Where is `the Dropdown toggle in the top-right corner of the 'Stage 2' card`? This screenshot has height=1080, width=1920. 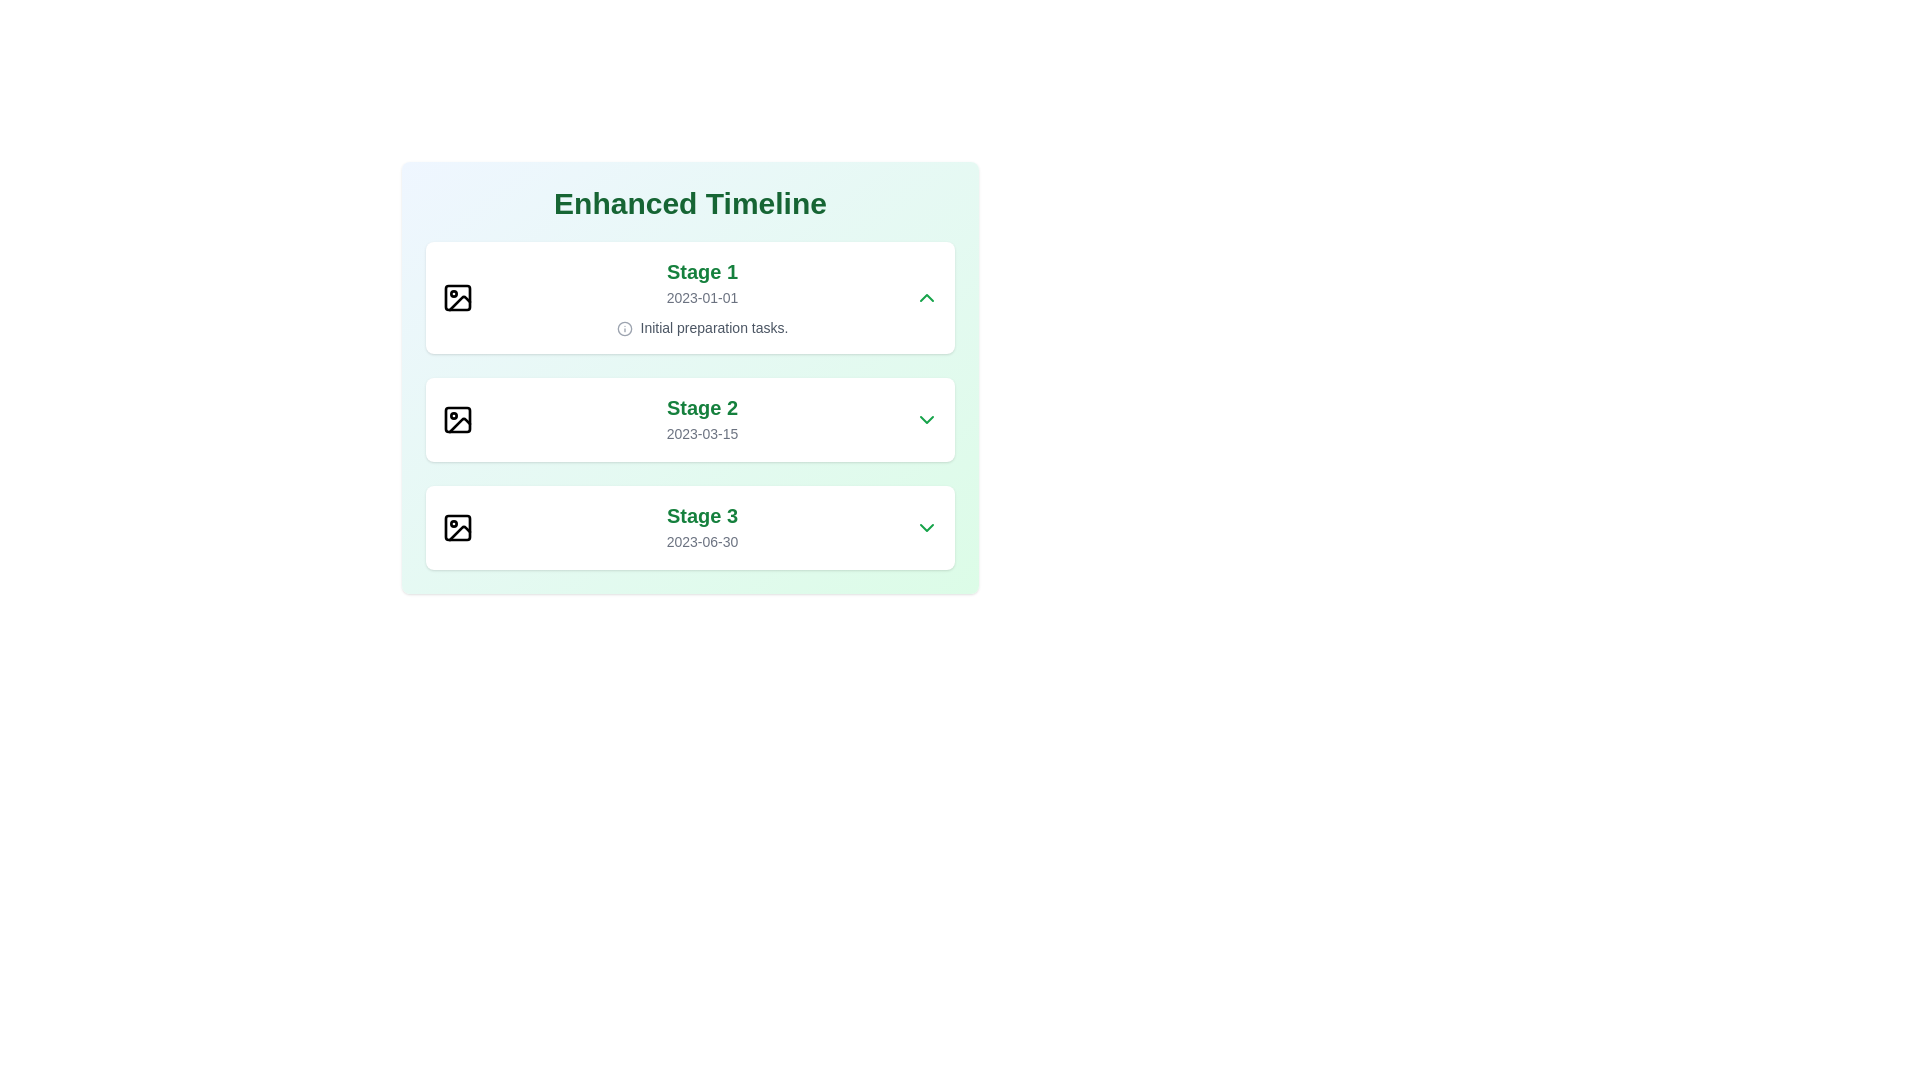
the Dropdown toggle in the top-right corner of the 'Stage 2' card is located at coordinates (925, 419).